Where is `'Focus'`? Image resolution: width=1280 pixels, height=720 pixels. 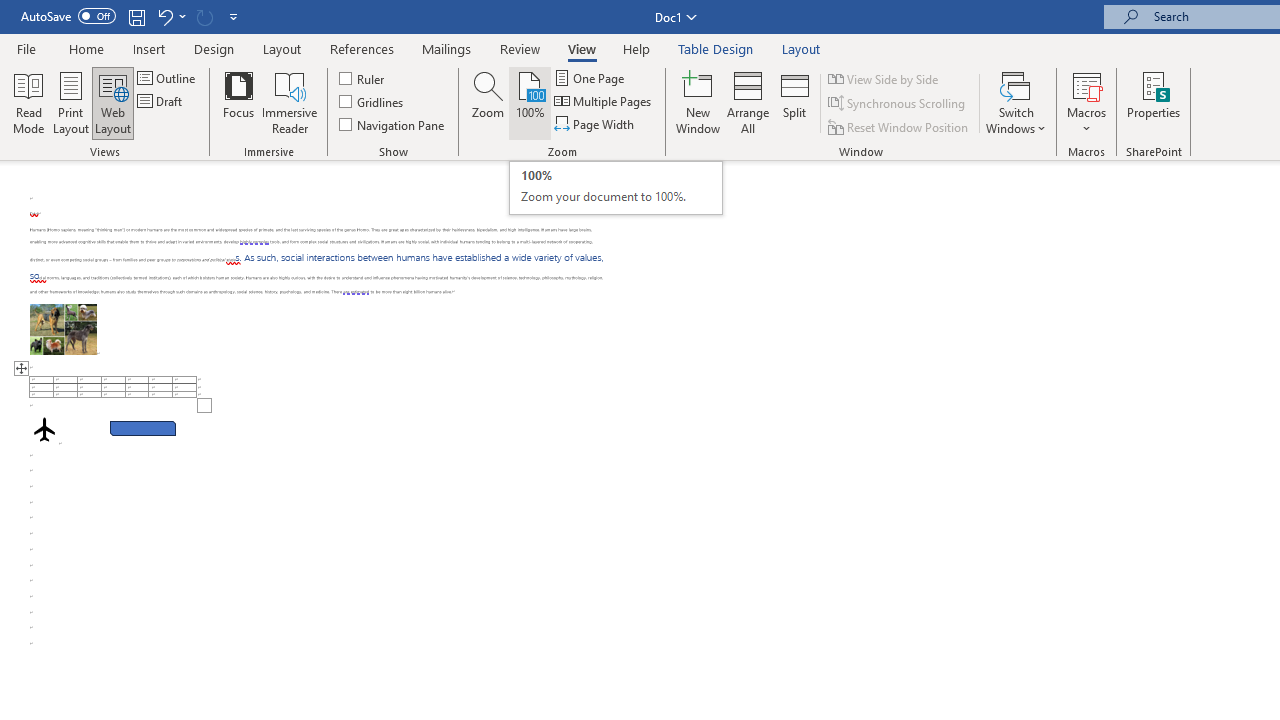 'Focus' is located at coordinates (238, 103).